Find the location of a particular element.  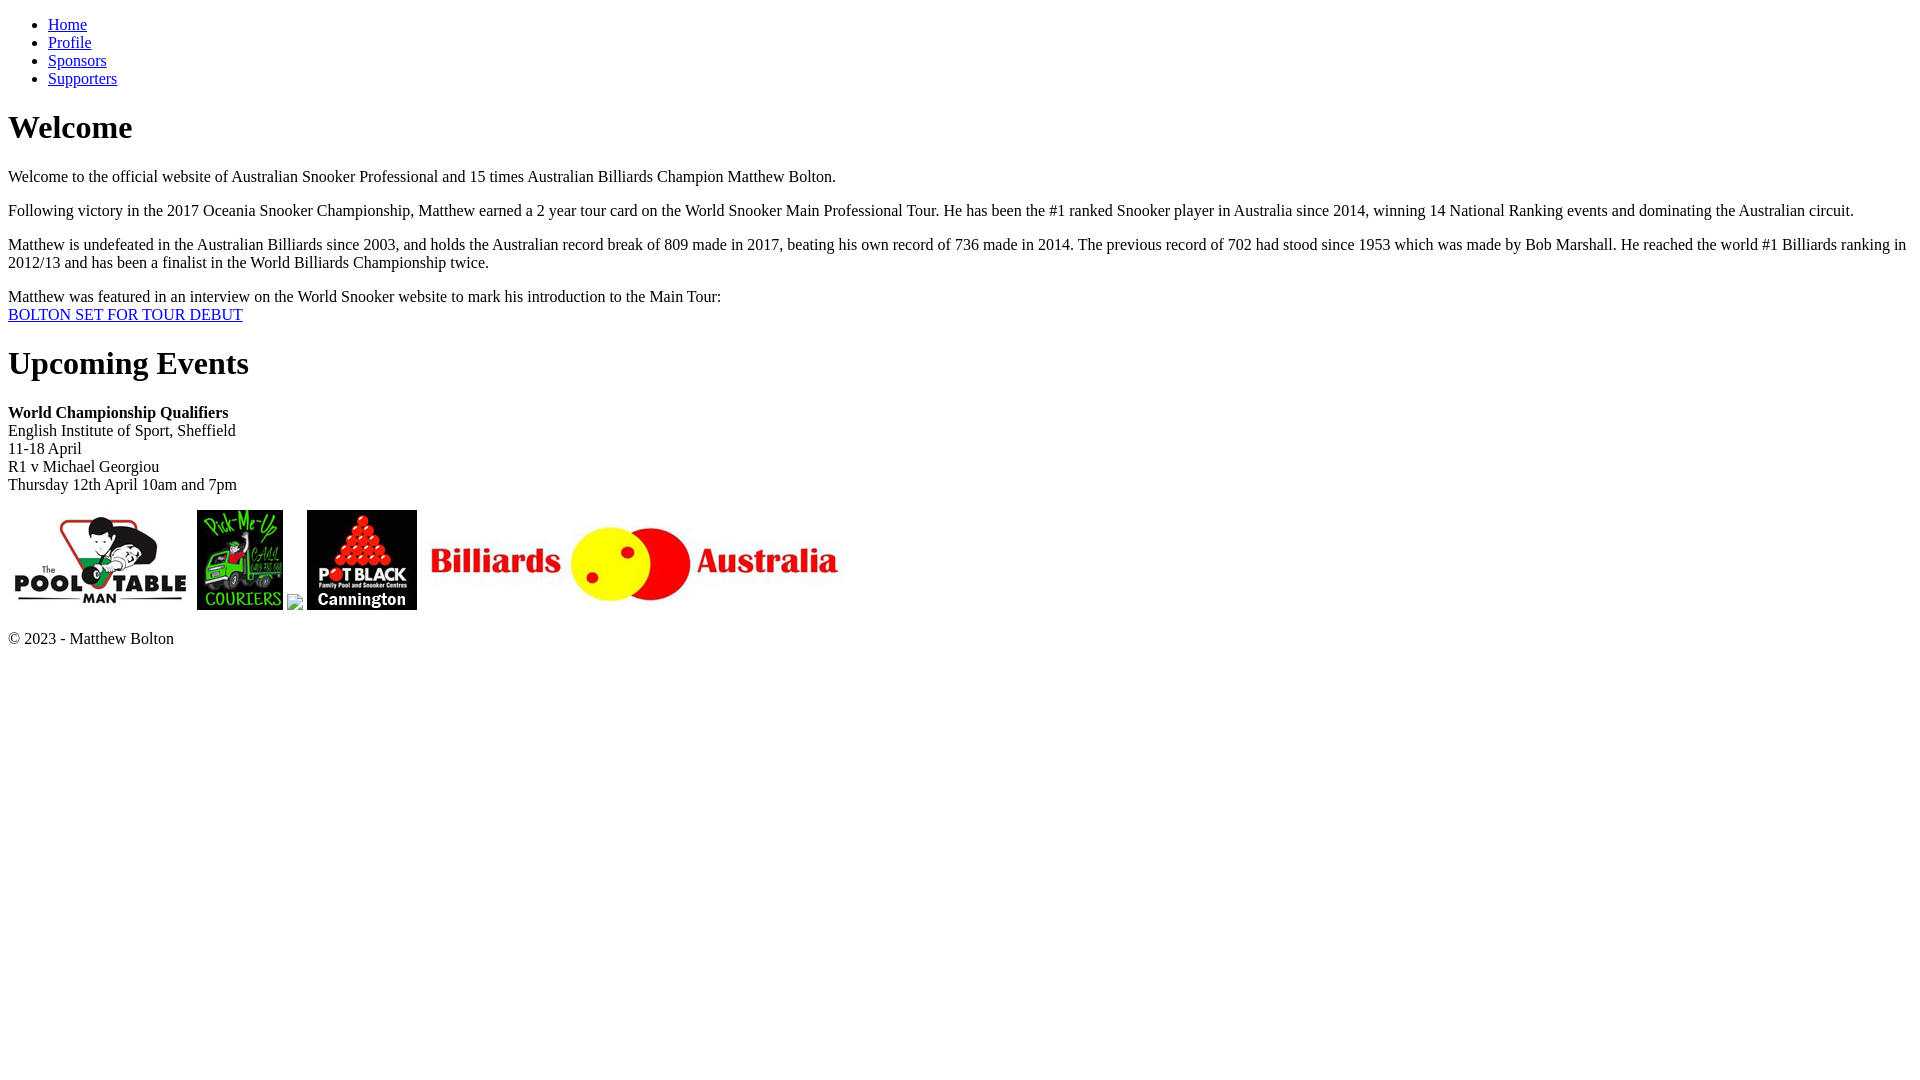

'Profile' is located at coordinates (48, 42).